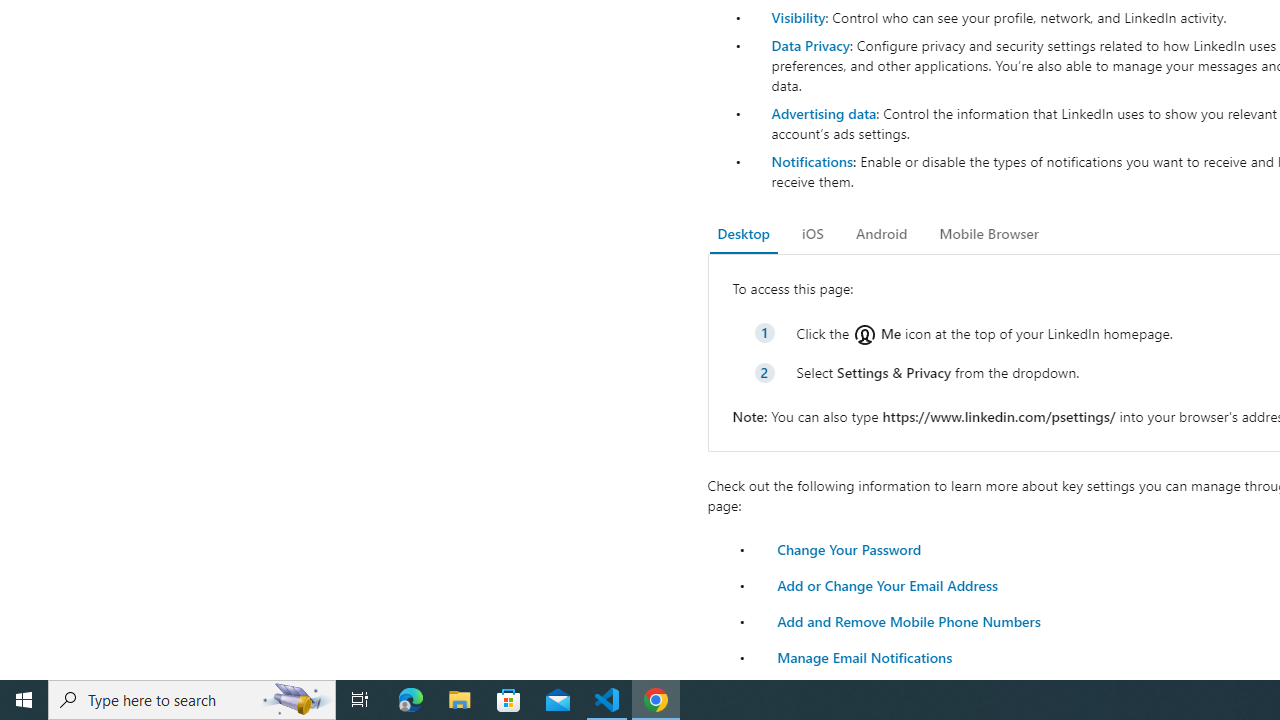  What do you see at coordinates (865, 657) in the screenshot?
I see `'Manage Email Notifications'` at bounding box center [865, 657].